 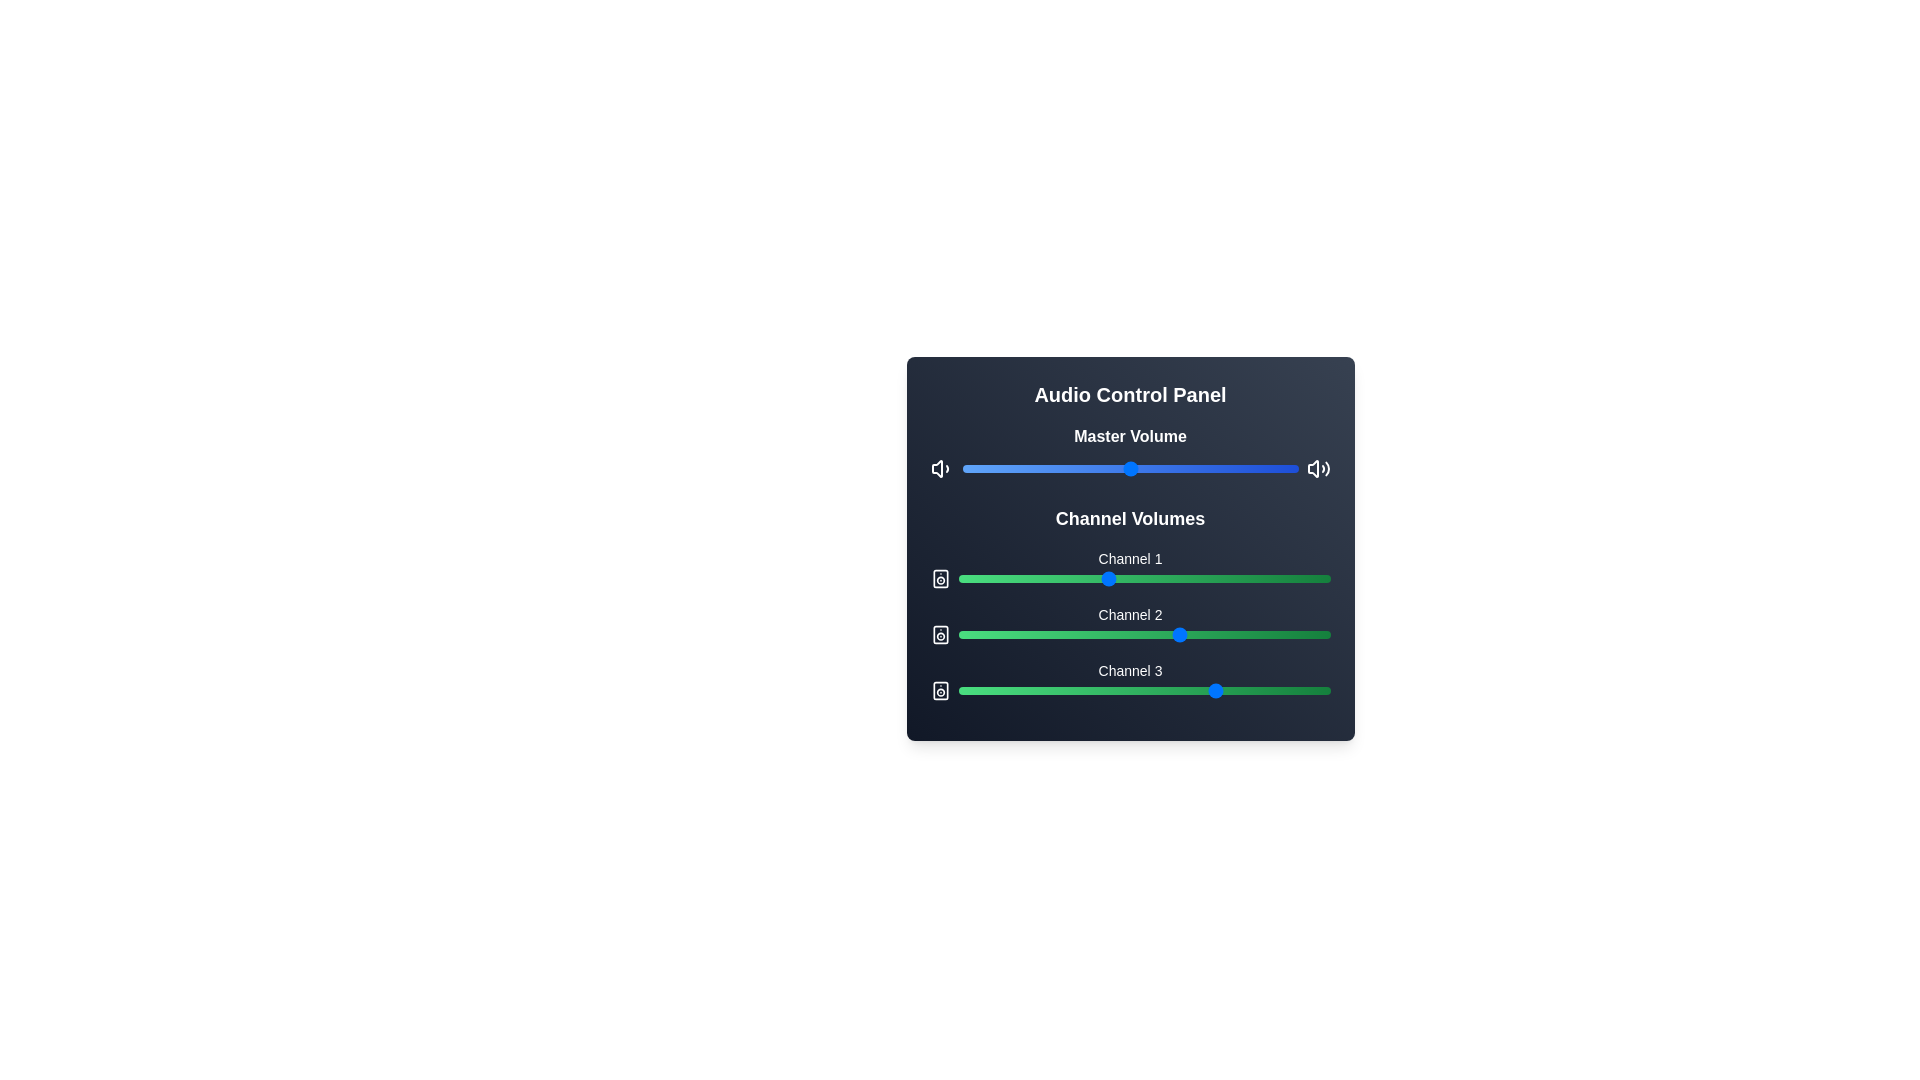 I want to click on the master volume, so click(x=1022, y=469).